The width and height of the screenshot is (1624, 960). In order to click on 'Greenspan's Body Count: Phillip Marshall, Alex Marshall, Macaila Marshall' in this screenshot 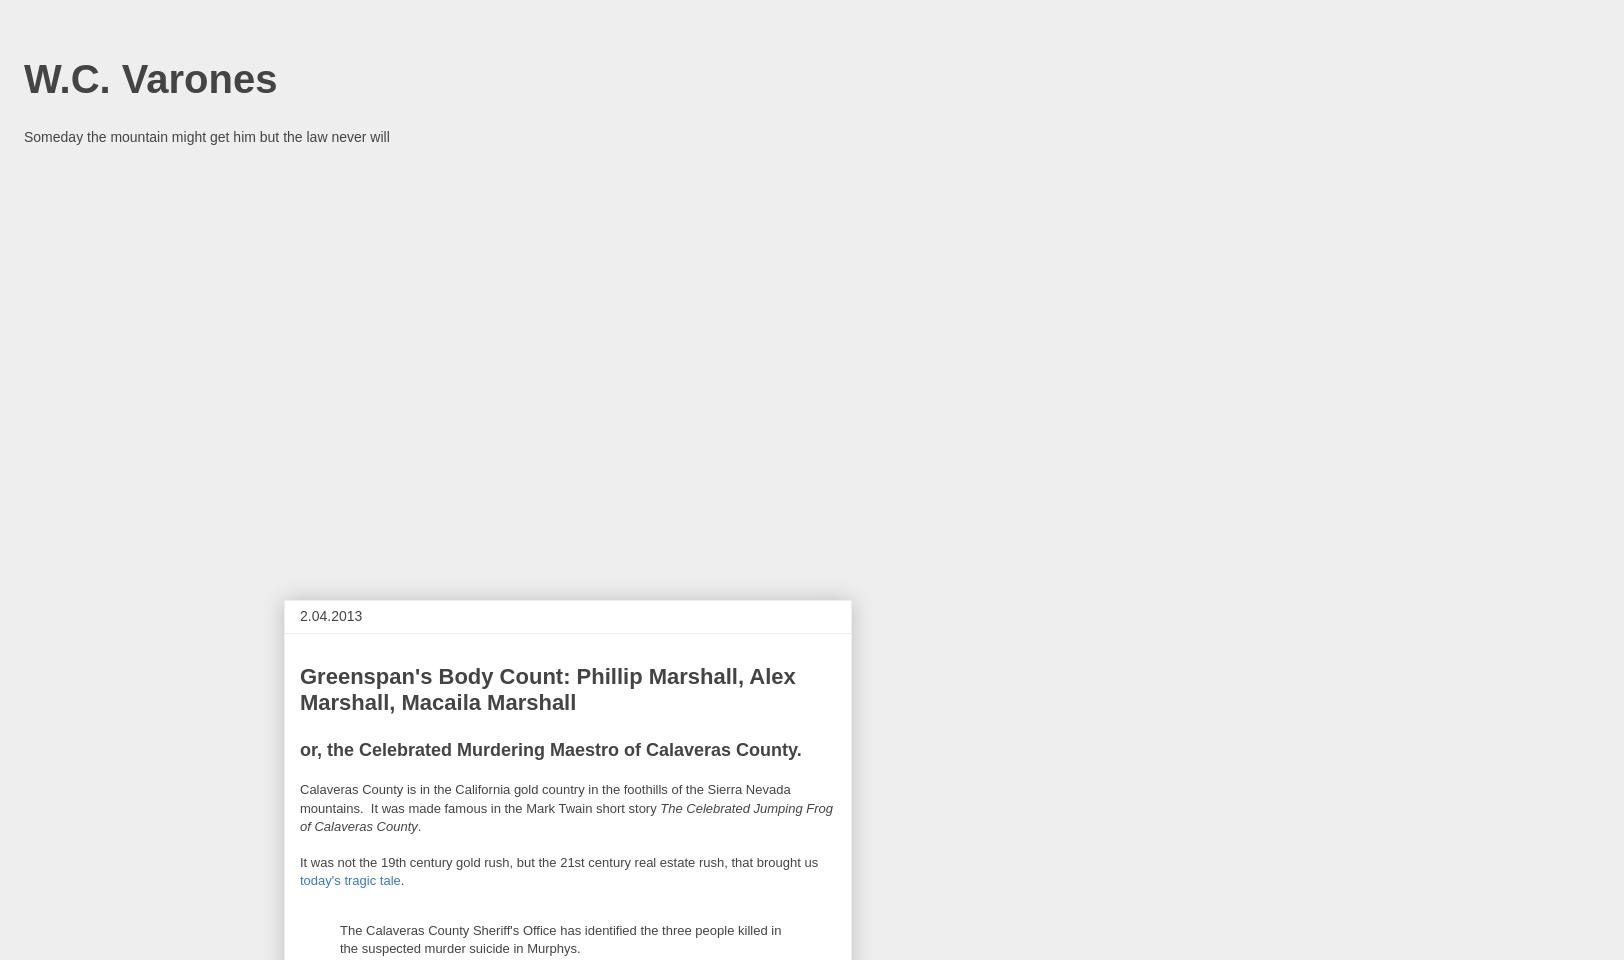, I will do `click(547, 689)`.